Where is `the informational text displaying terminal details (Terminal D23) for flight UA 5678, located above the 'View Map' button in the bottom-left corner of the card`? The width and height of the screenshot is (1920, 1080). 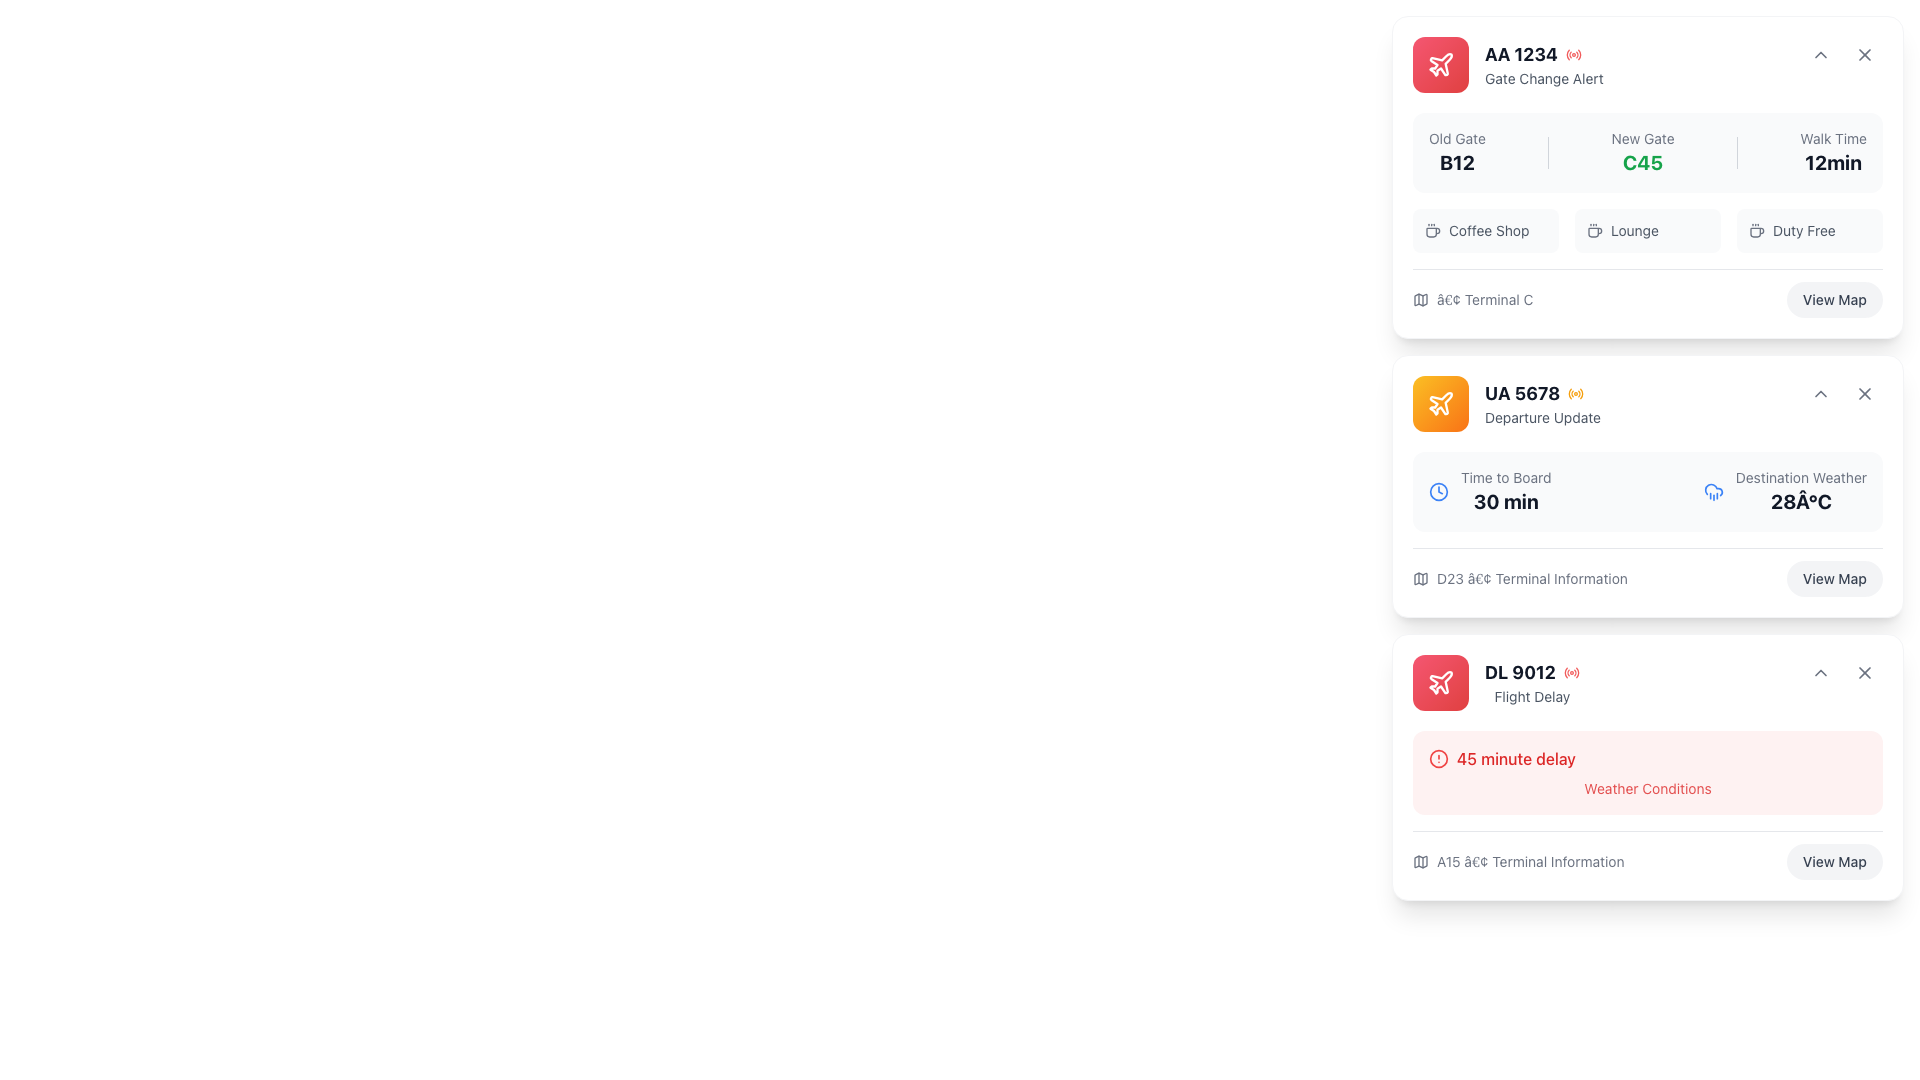 the informational text displaying terminal details (Terminal D23) for flight UA 5678, located above the 'View Map' button in the bottom-left corner of the card is located at coordinates (1520, 578).